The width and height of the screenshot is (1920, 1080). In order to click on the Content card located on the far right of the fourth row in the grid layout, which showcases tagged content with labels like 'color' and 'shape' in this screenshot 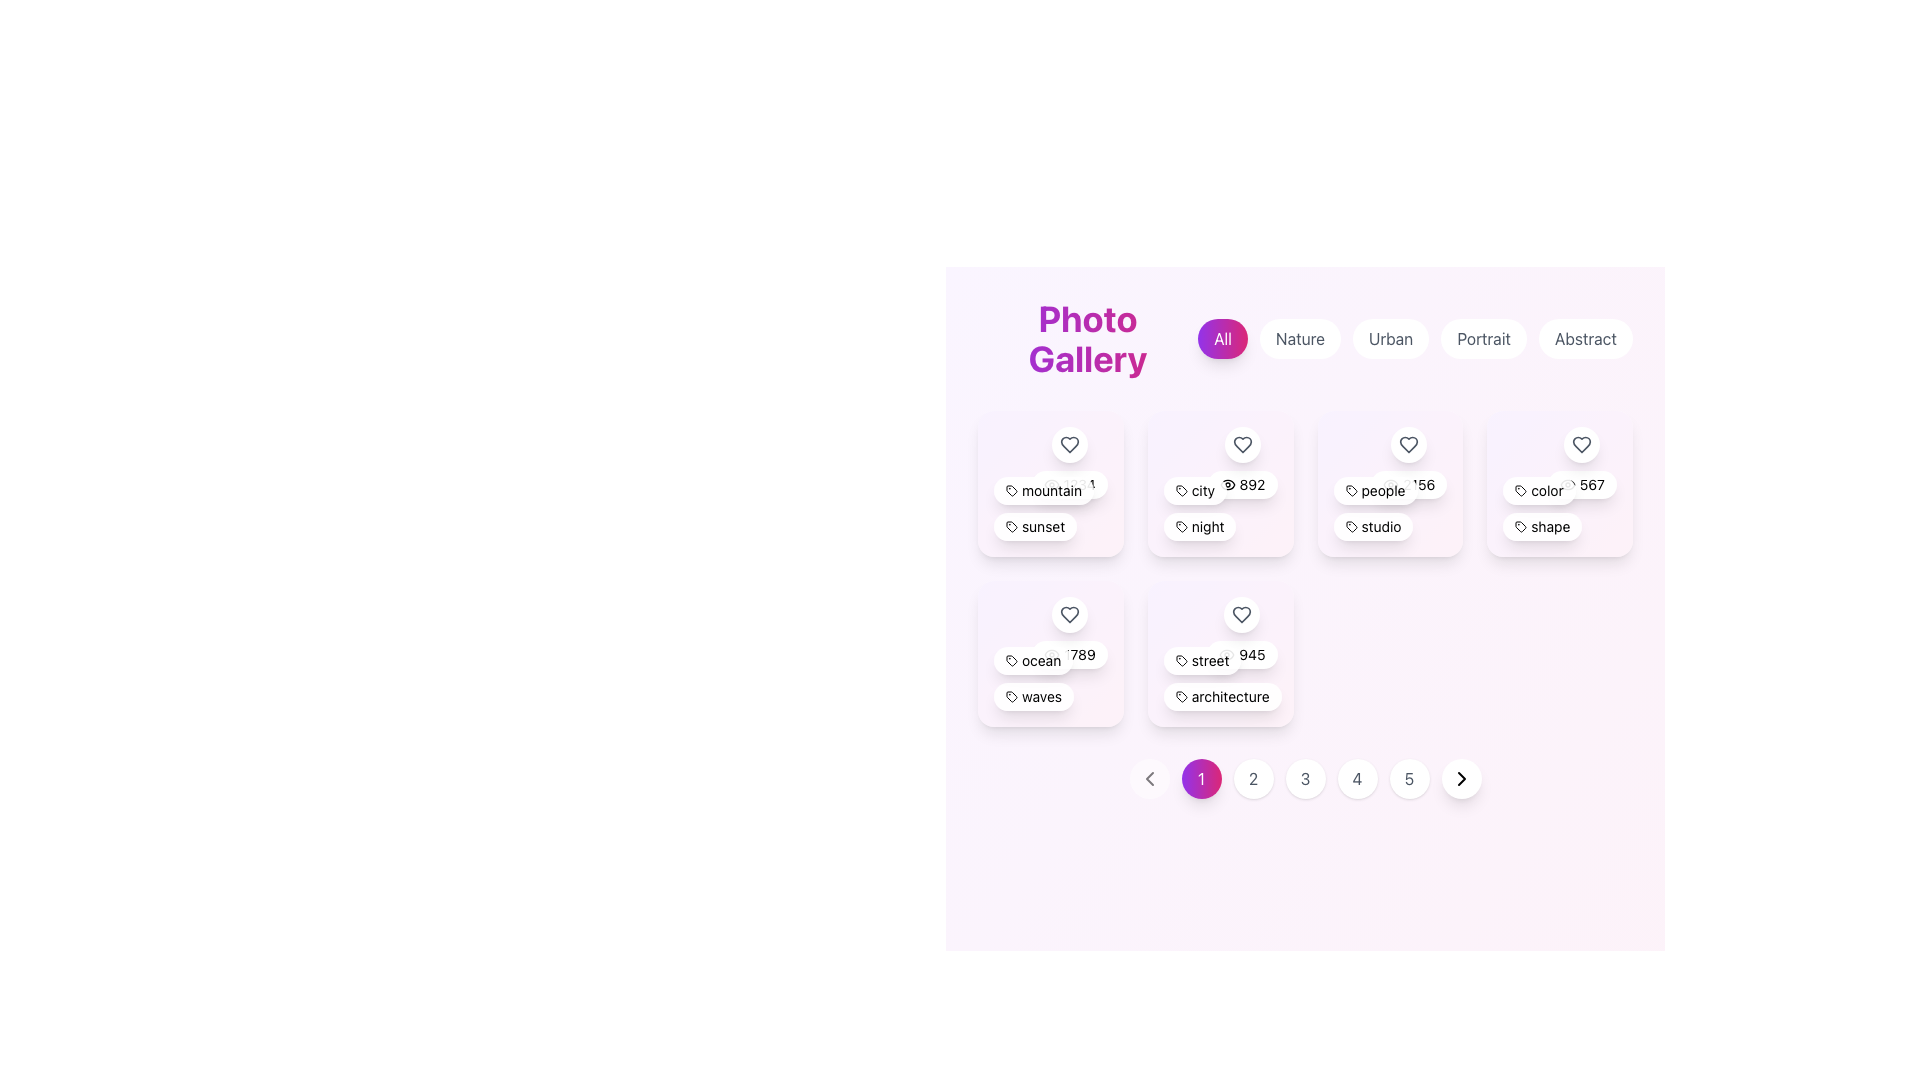, I will do `click(1559, 483)`.